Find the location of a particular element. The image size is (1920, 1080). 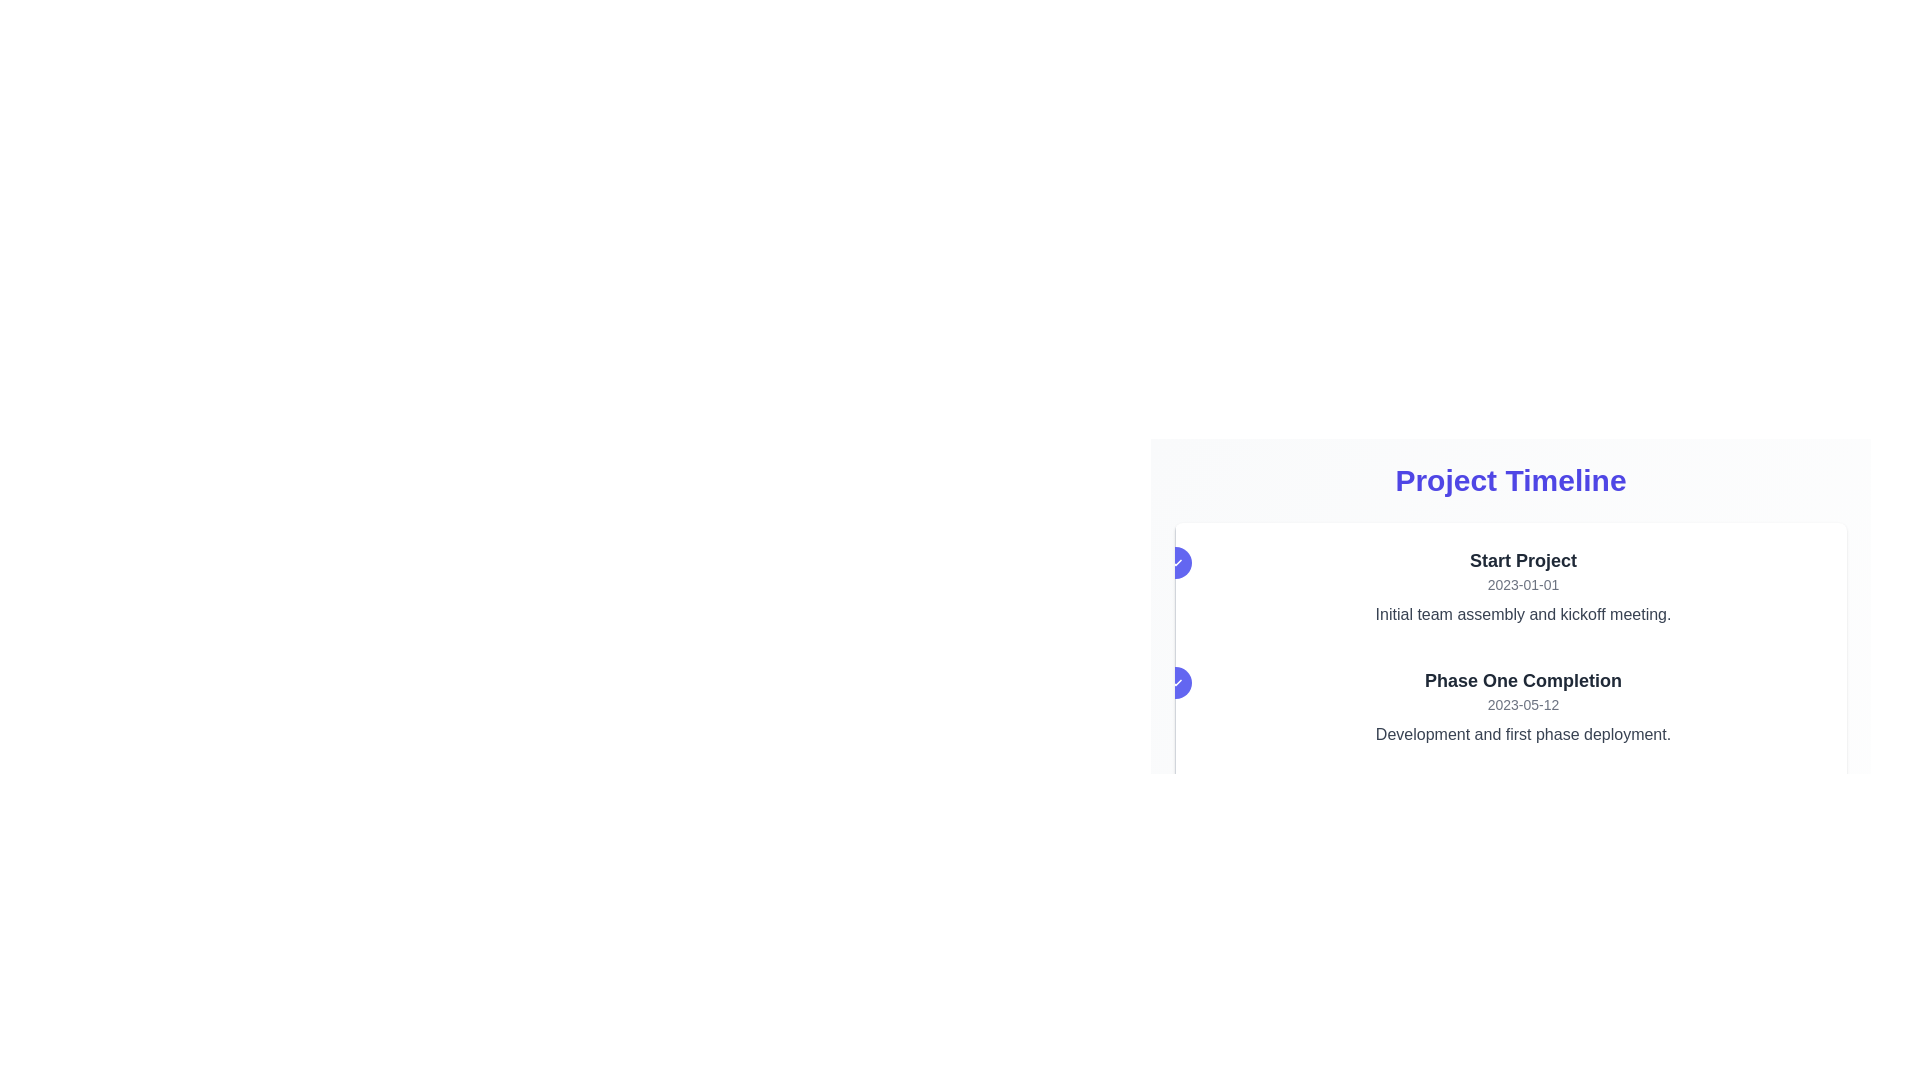

the downward-pointing chevron arrow icon with a white color inside a blue-indigo circular button located in the top-left of the 'Project Timeline' panel is located at coordinates (1176, 563).